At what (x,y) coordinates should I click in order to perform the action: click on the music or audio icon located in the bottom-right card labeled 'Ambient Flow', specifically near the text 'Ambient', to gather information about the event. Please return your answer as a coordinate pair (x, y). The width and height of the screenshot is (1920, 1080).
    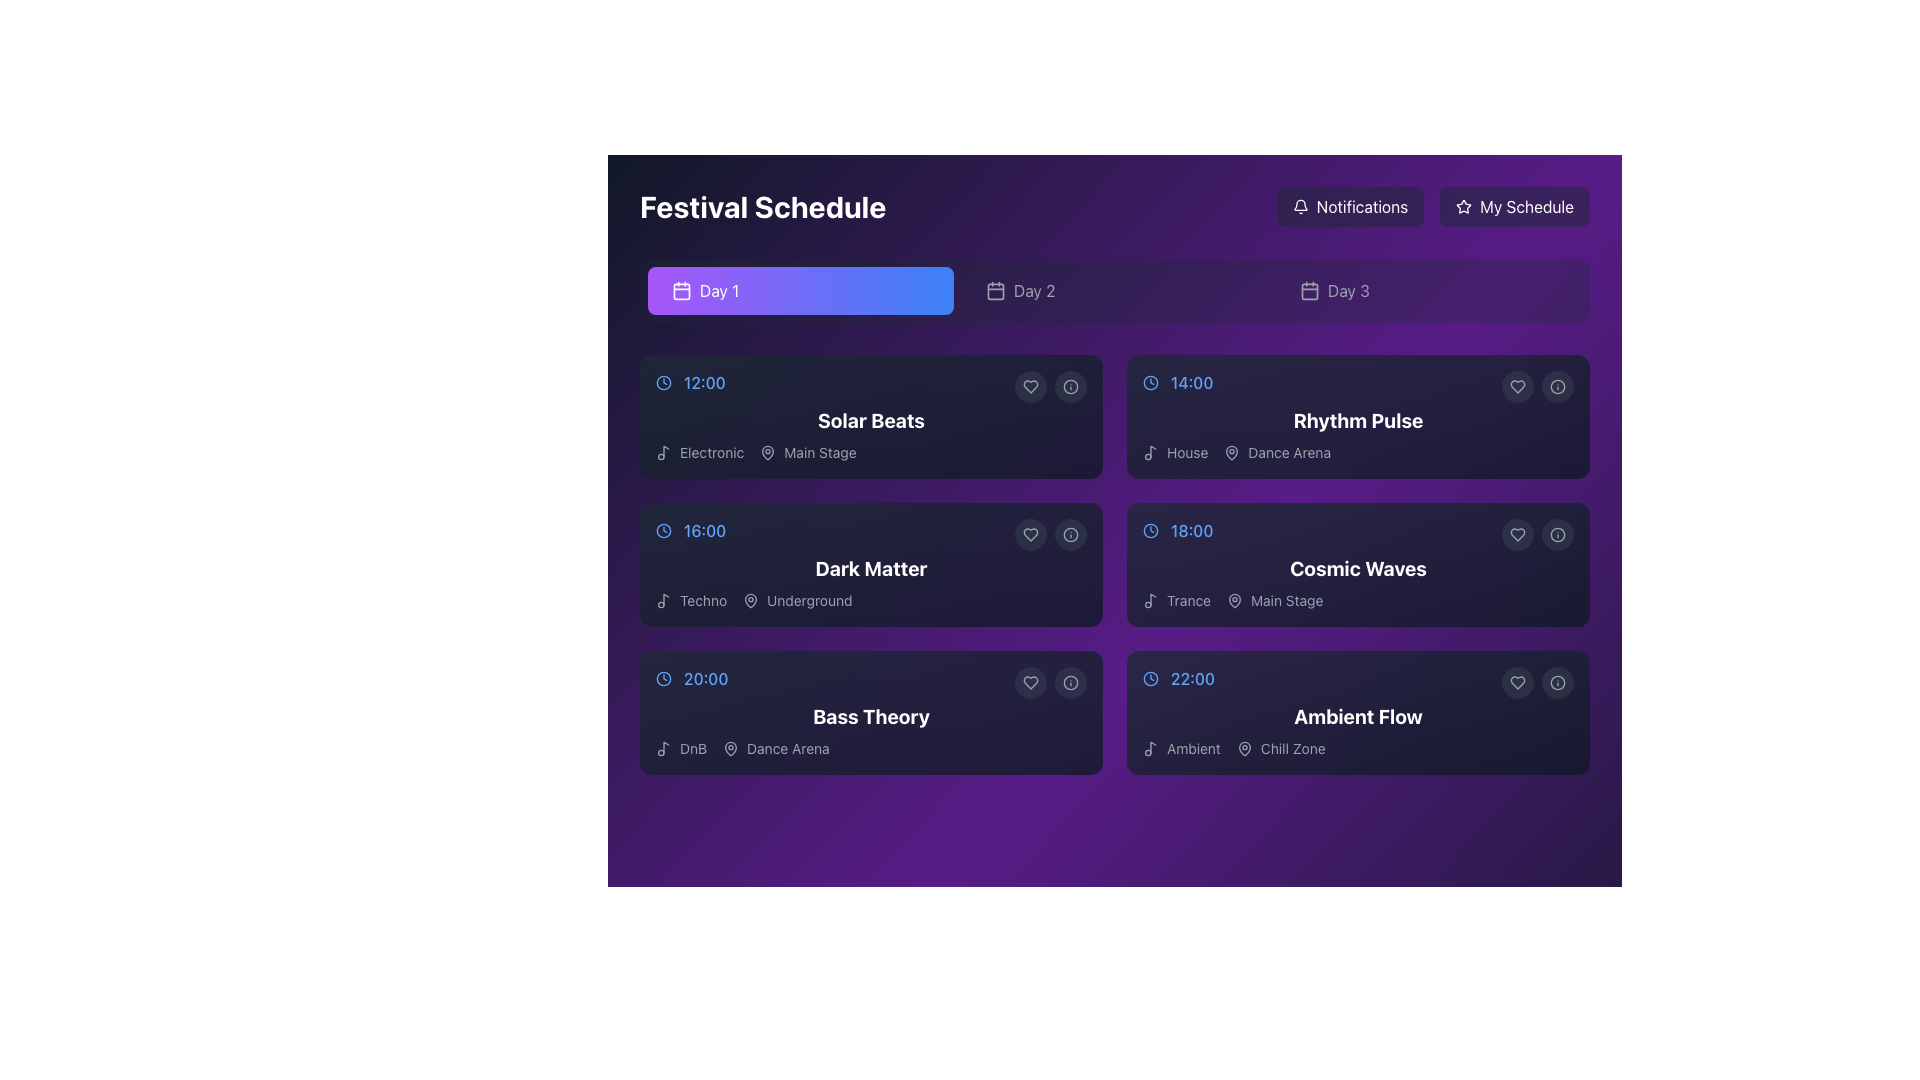
    Looking at the image, I should click on (1151, 748).